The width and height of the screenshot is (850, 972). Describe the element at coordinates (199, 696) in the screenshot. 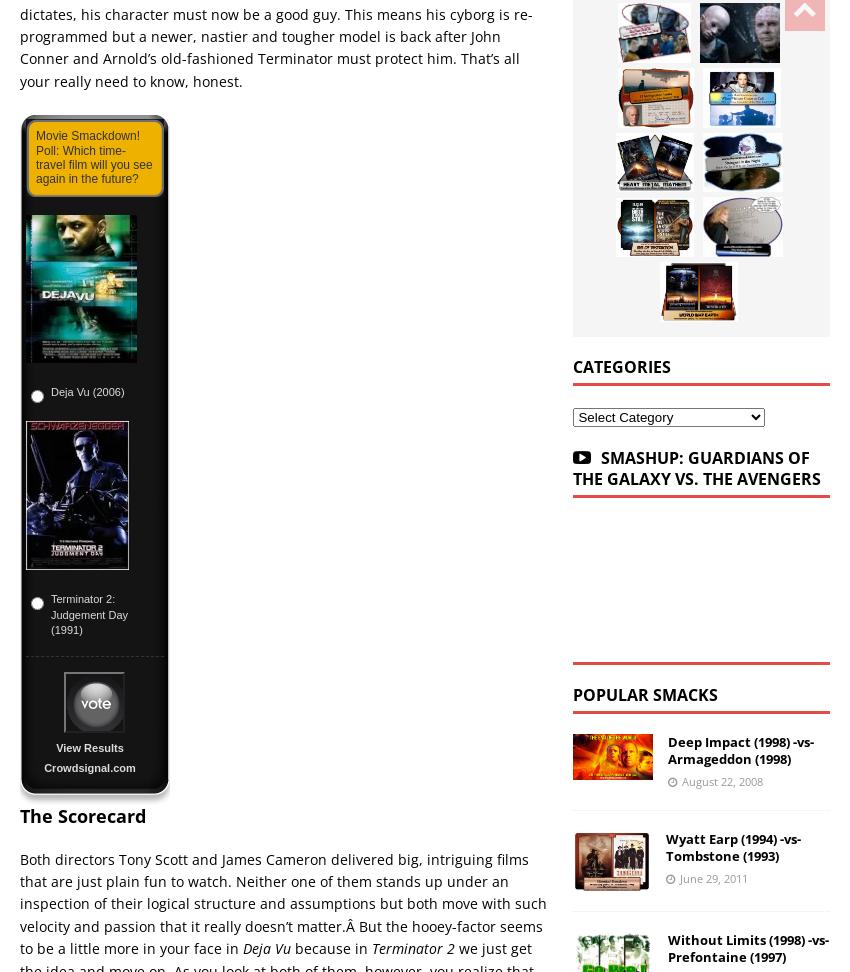

I see `'Awards 2012'` at that location.